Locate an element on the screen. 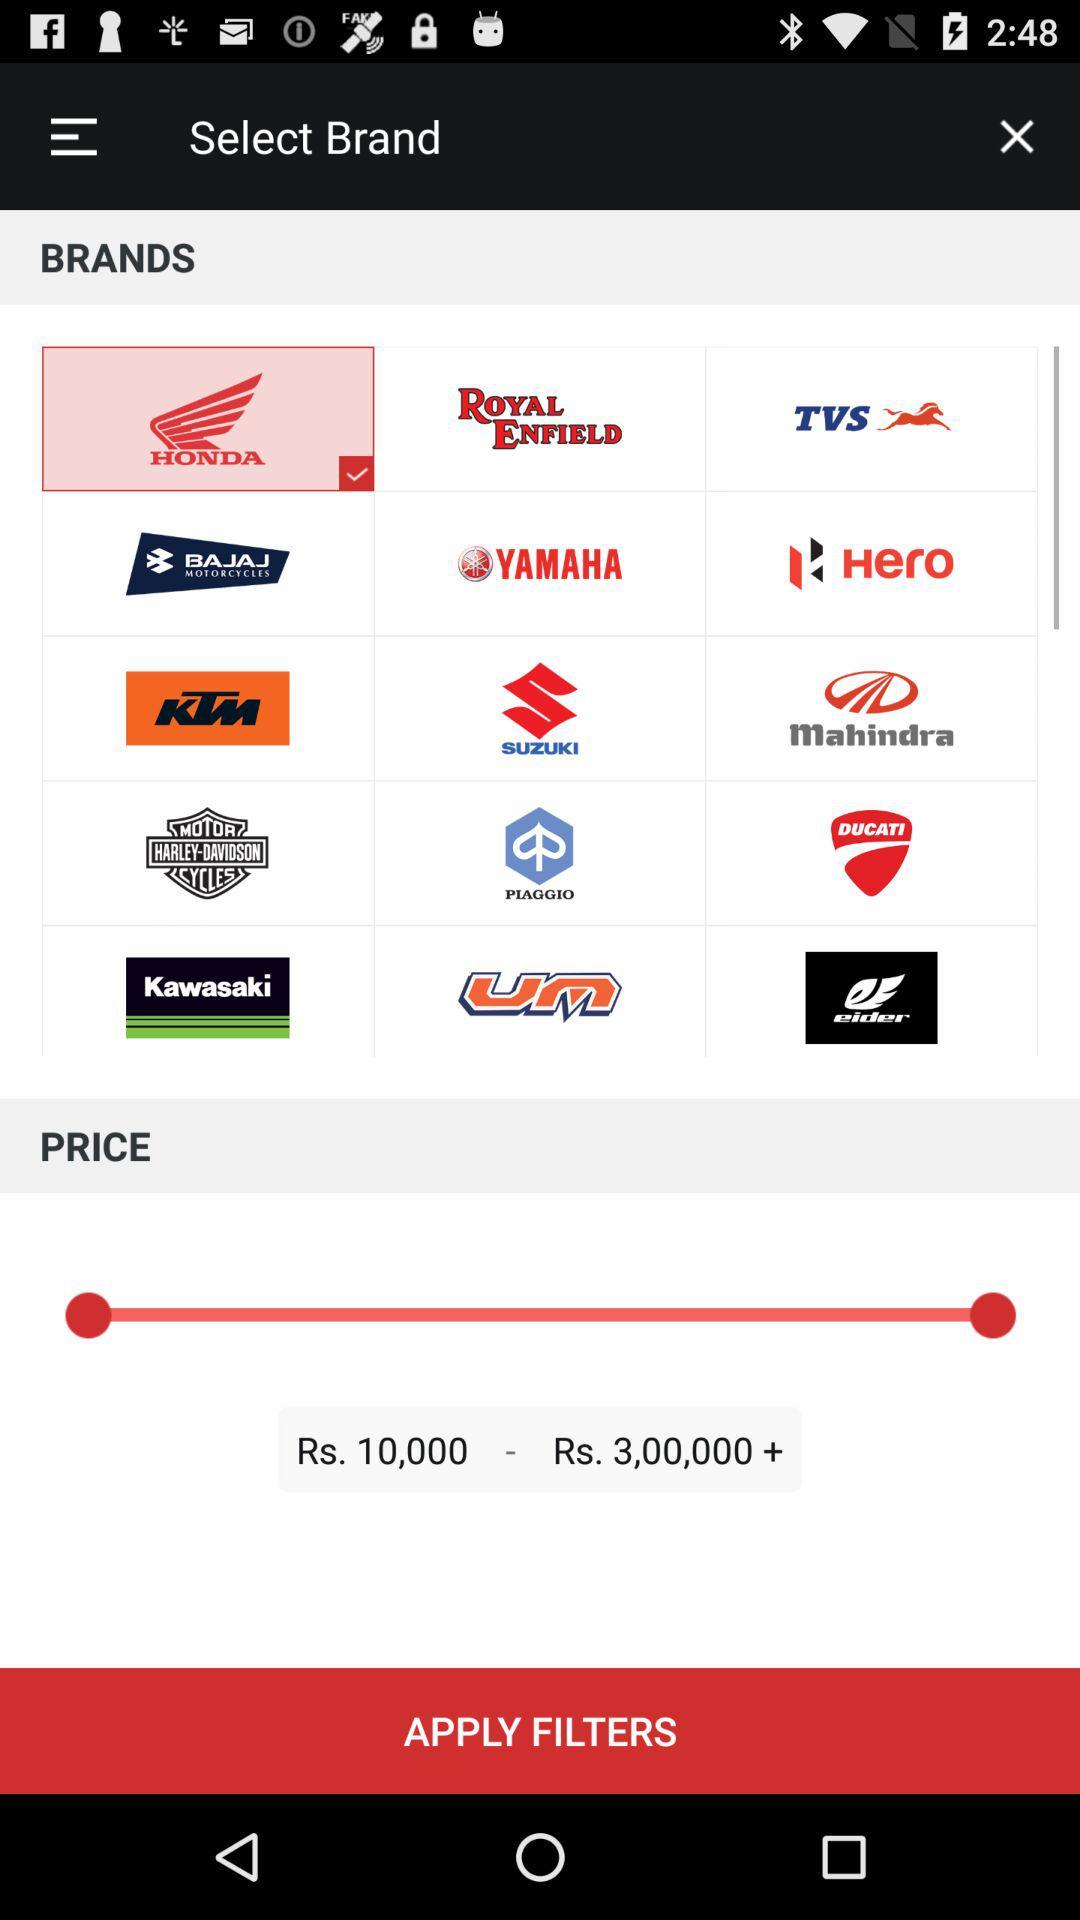 This screenshot has height=1920, width=1080. the logo below the brands text is located at coordinates (355, 472).